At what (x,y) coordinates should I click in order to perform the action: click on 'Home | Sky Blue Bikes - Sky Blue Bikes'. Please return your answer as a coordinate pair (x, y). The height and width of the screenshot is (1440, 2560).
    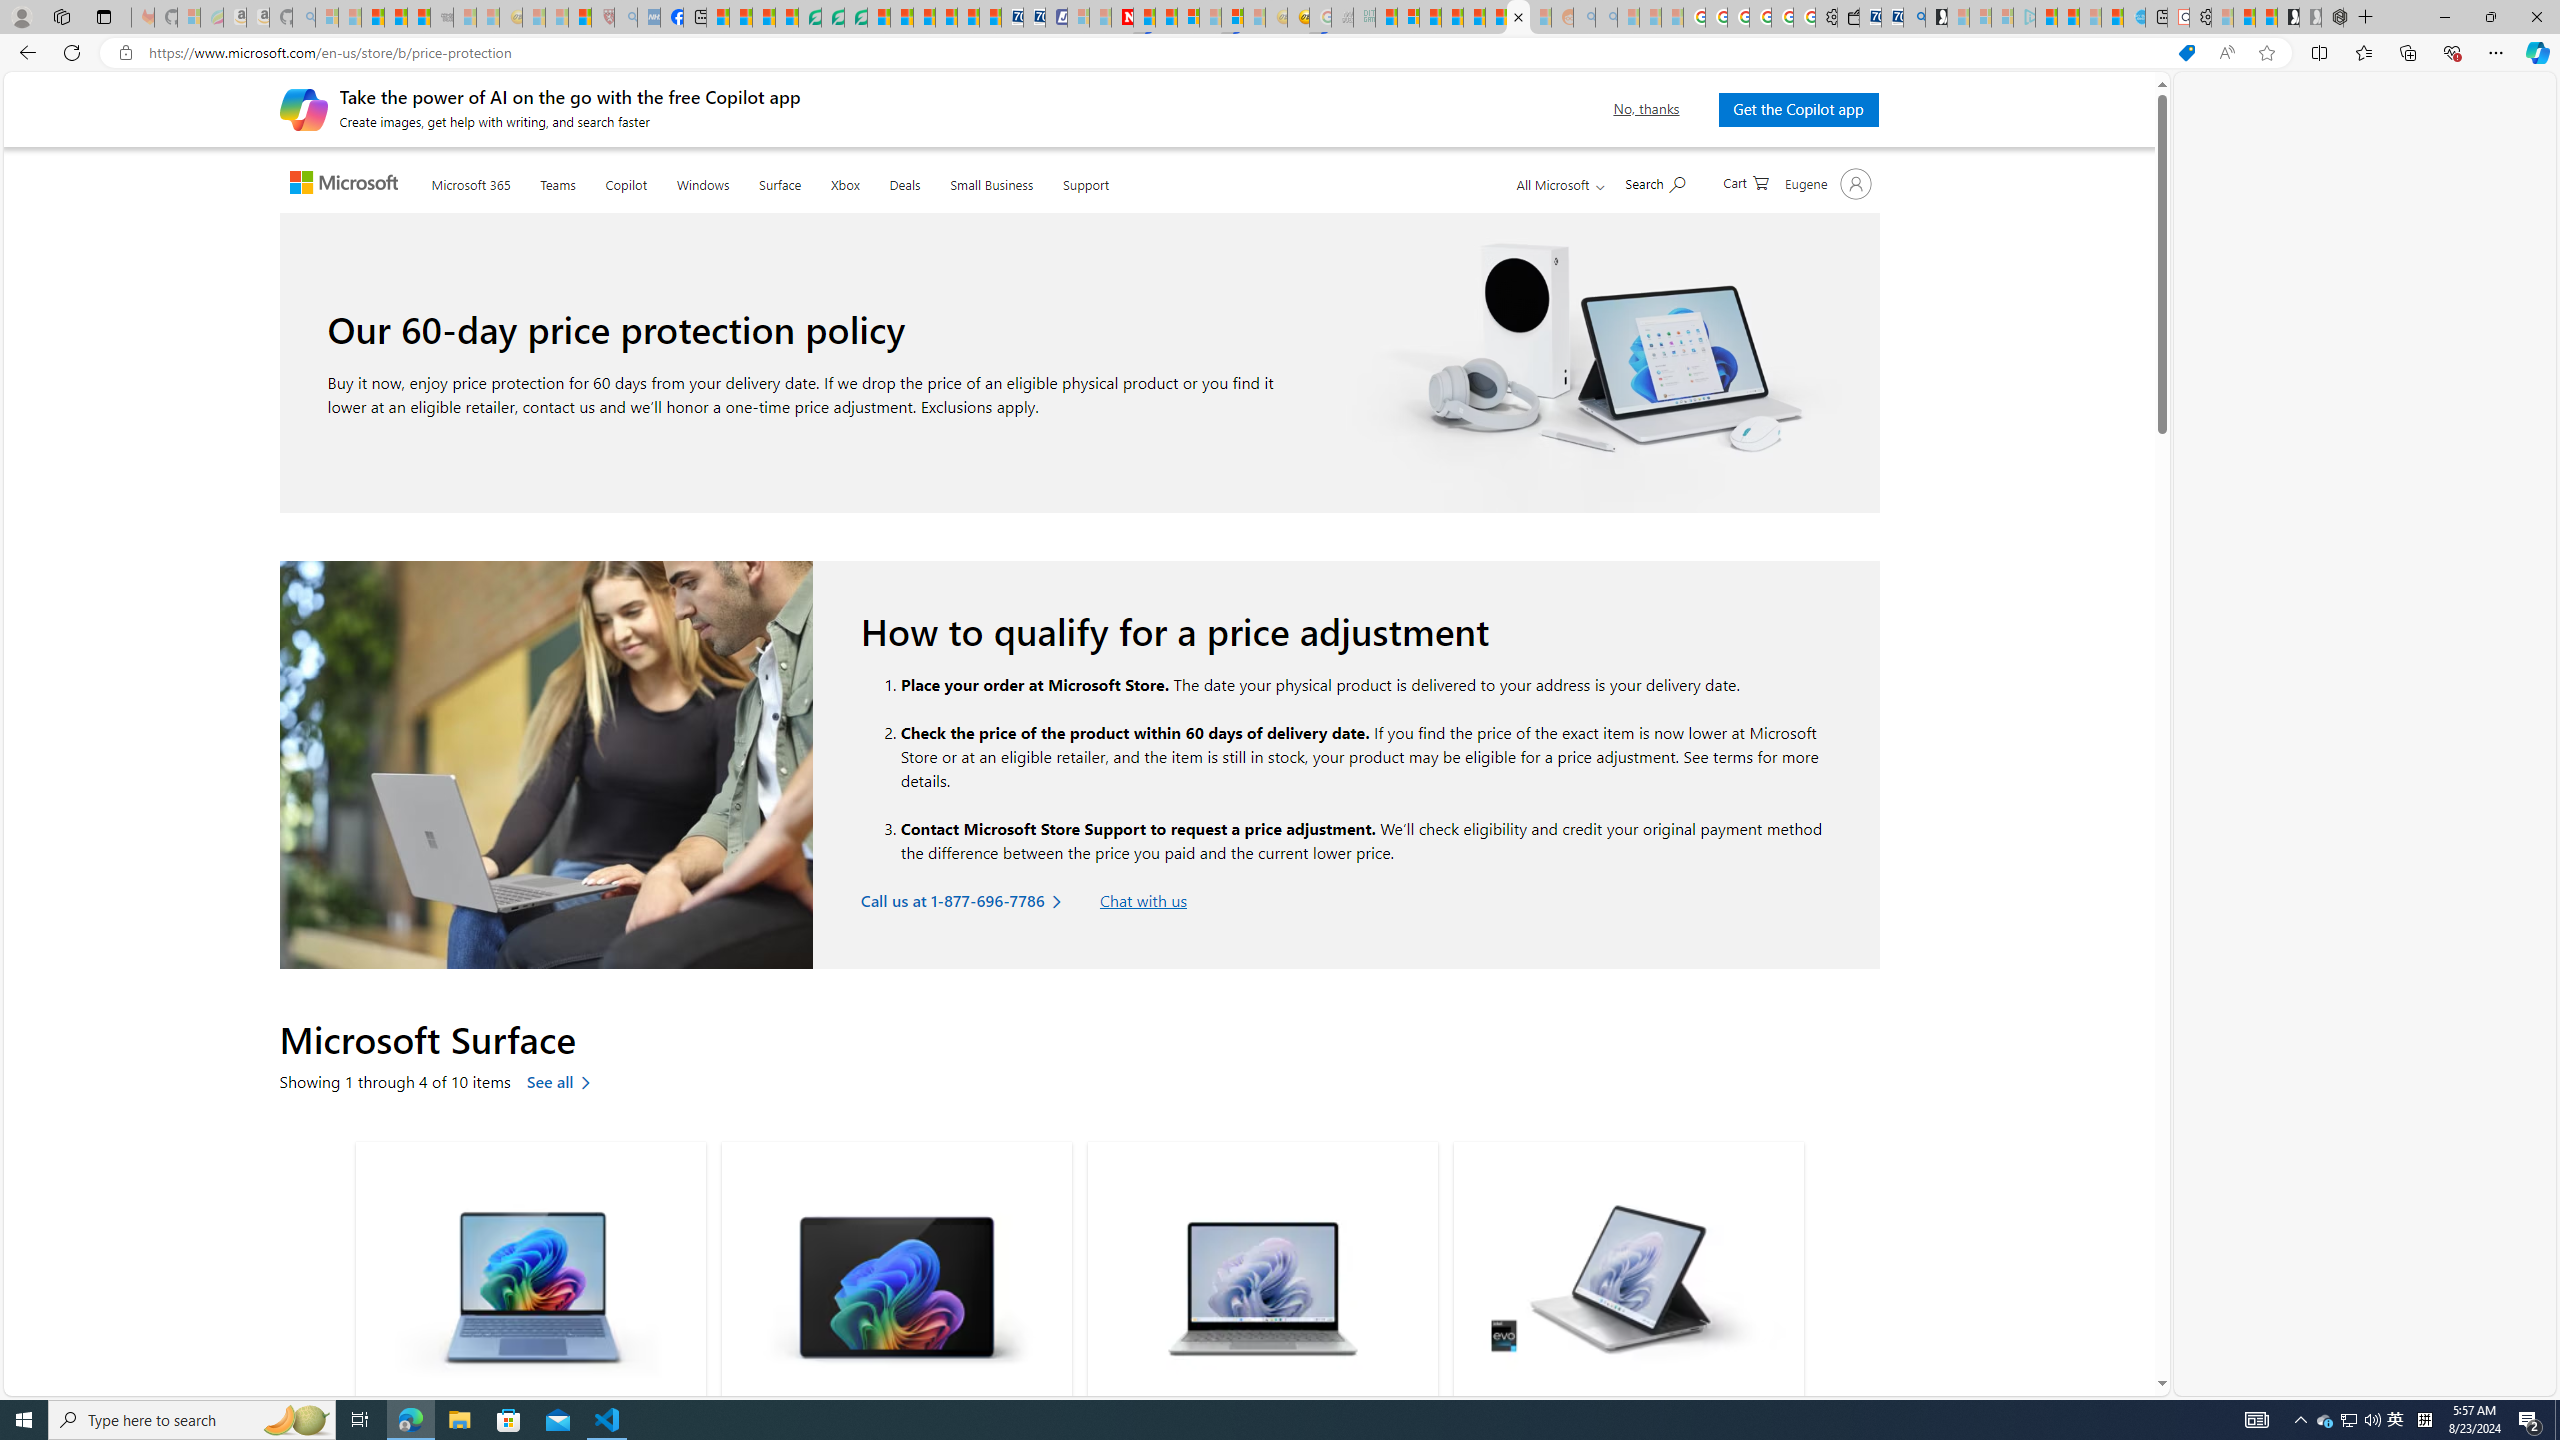
    Looking at the image, I should click on (2132, 16).